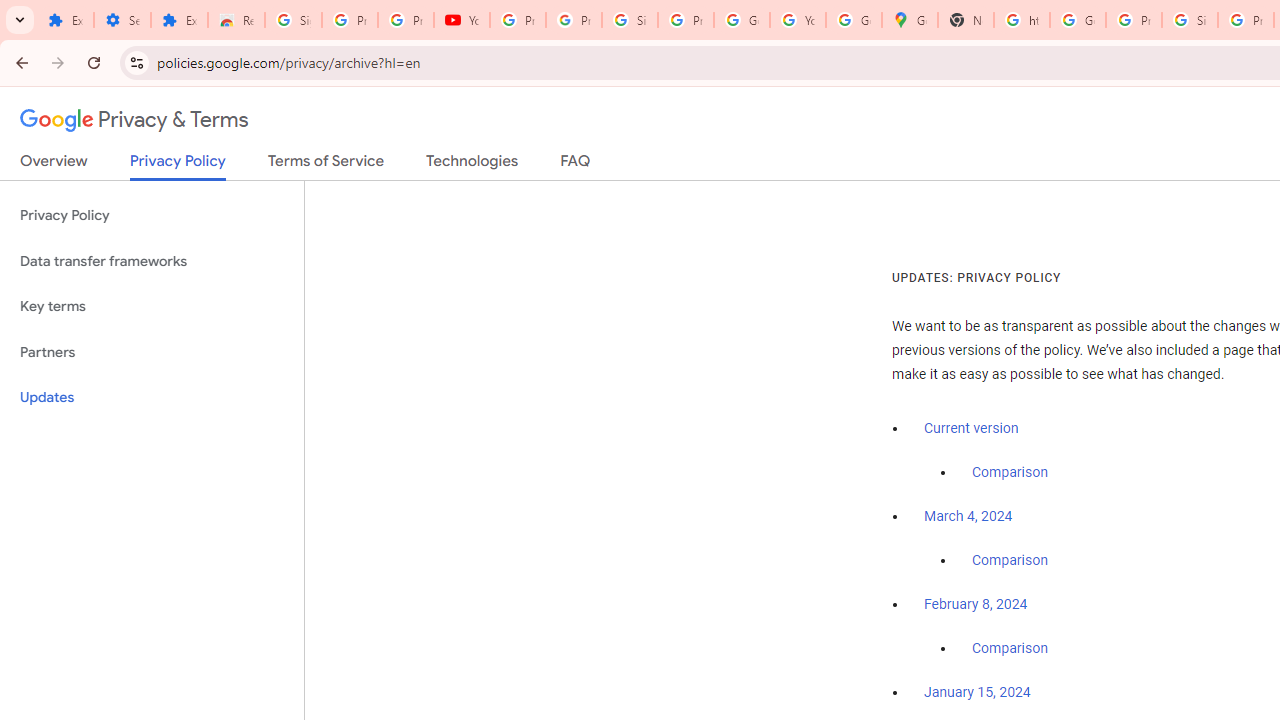 The height and width of the screenshot is (720, 1280). I want to click on 'Partners', so click(151, 351).